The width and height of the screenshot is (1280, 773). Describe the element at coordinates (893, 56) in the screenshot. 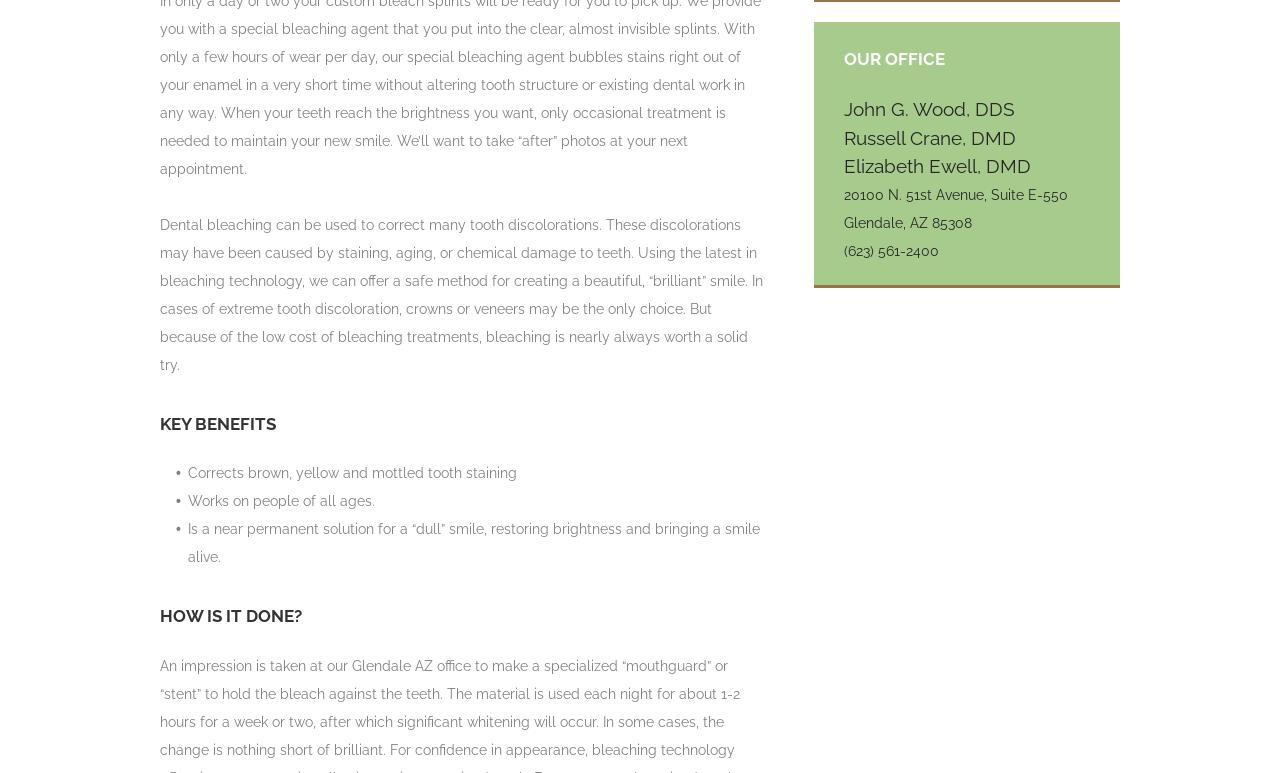

I see `'OUR OFFICE'` at that location.